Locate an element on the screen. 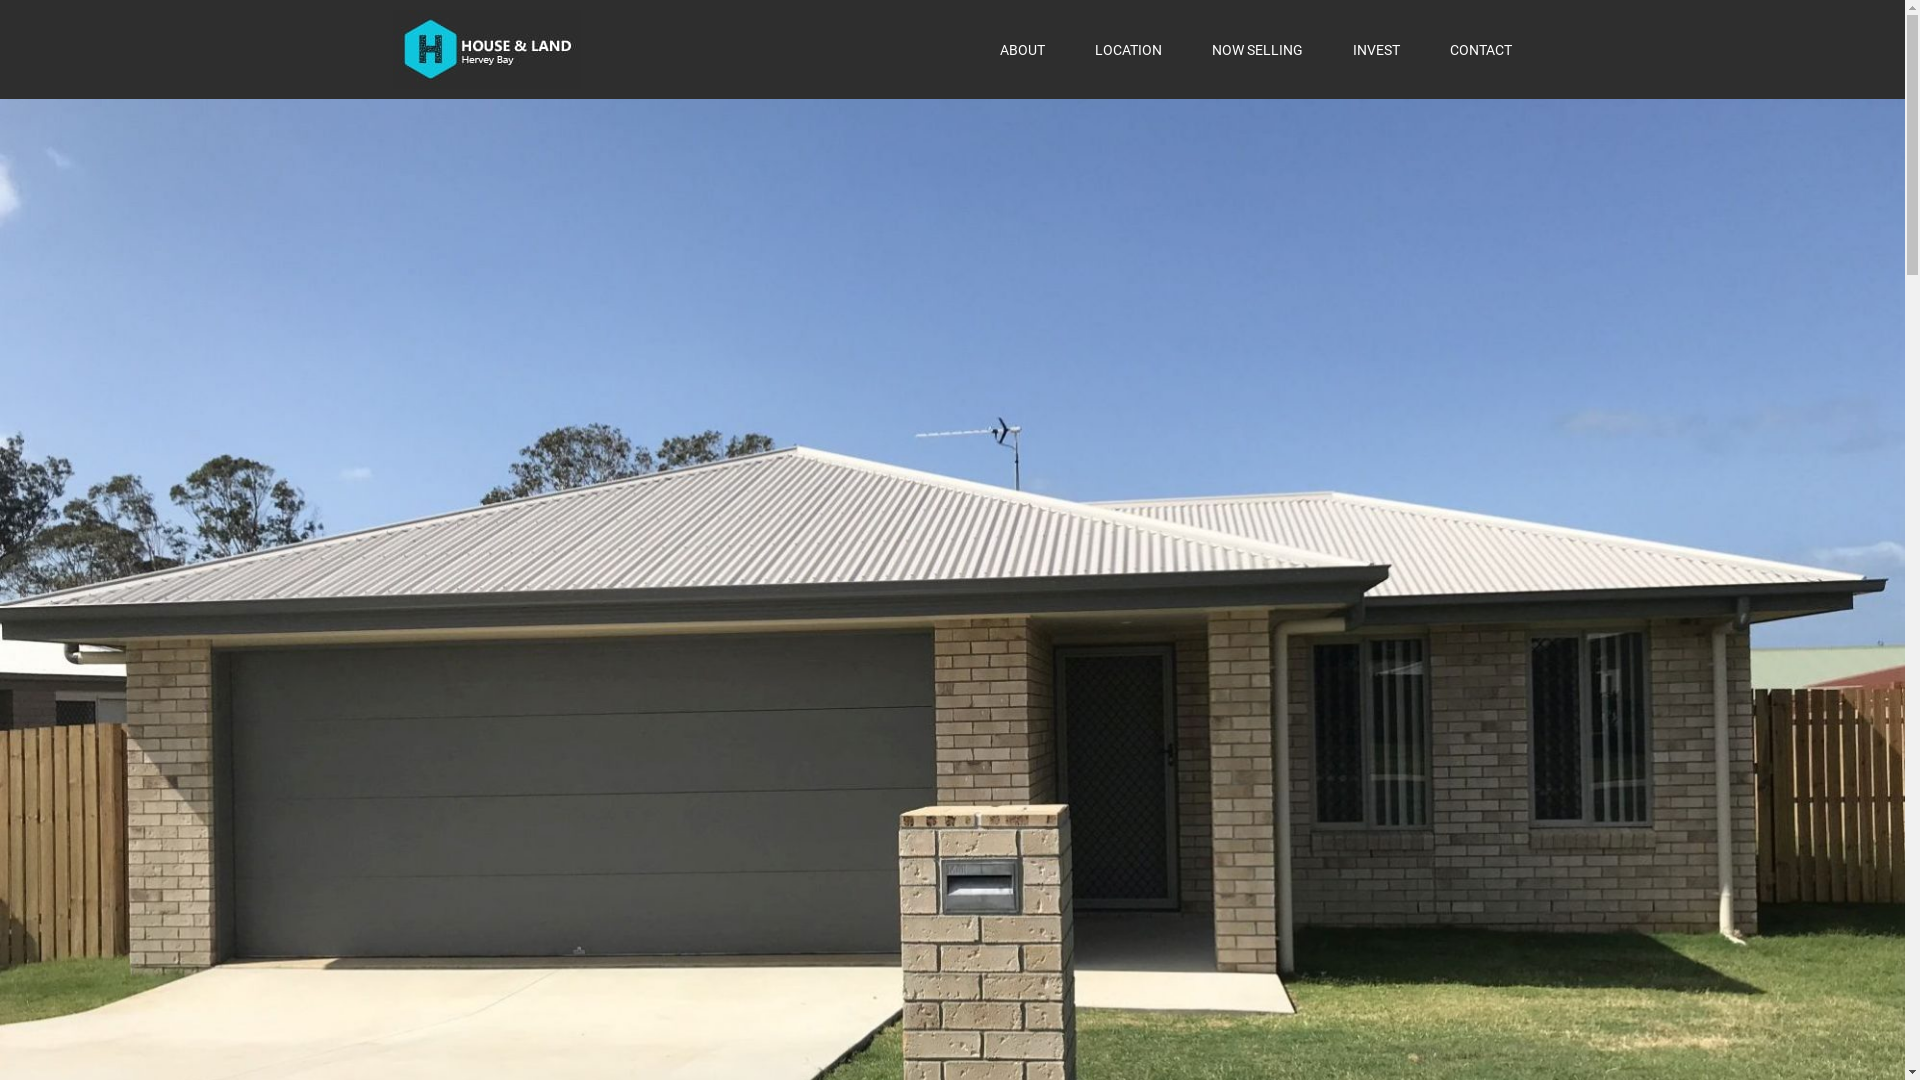 The width and height of the screenshot is (1920, 1080). 'CONTACT' is located at coordinates (1481, 48).